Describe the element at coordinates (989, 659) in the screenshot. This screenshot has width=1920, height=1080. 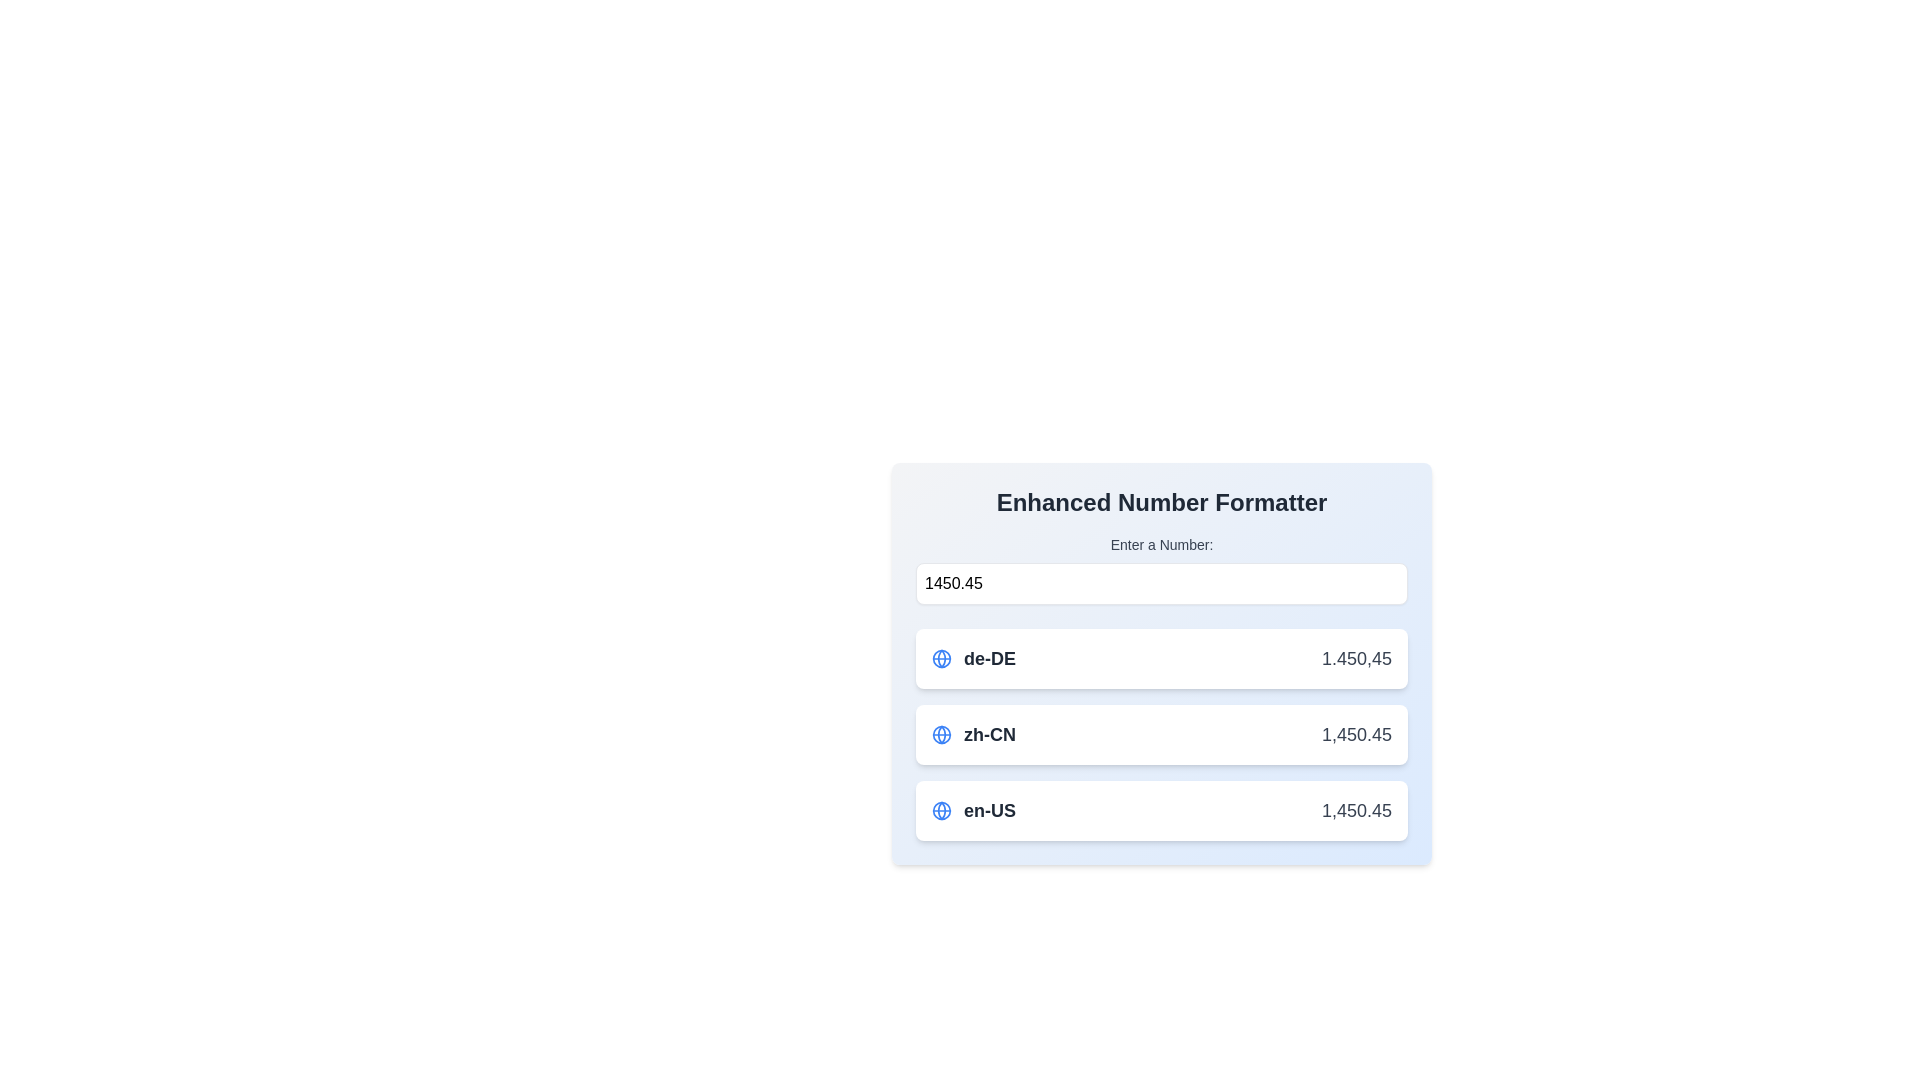
I see `the Text label indicating the German language option in the language selection list` at that location.